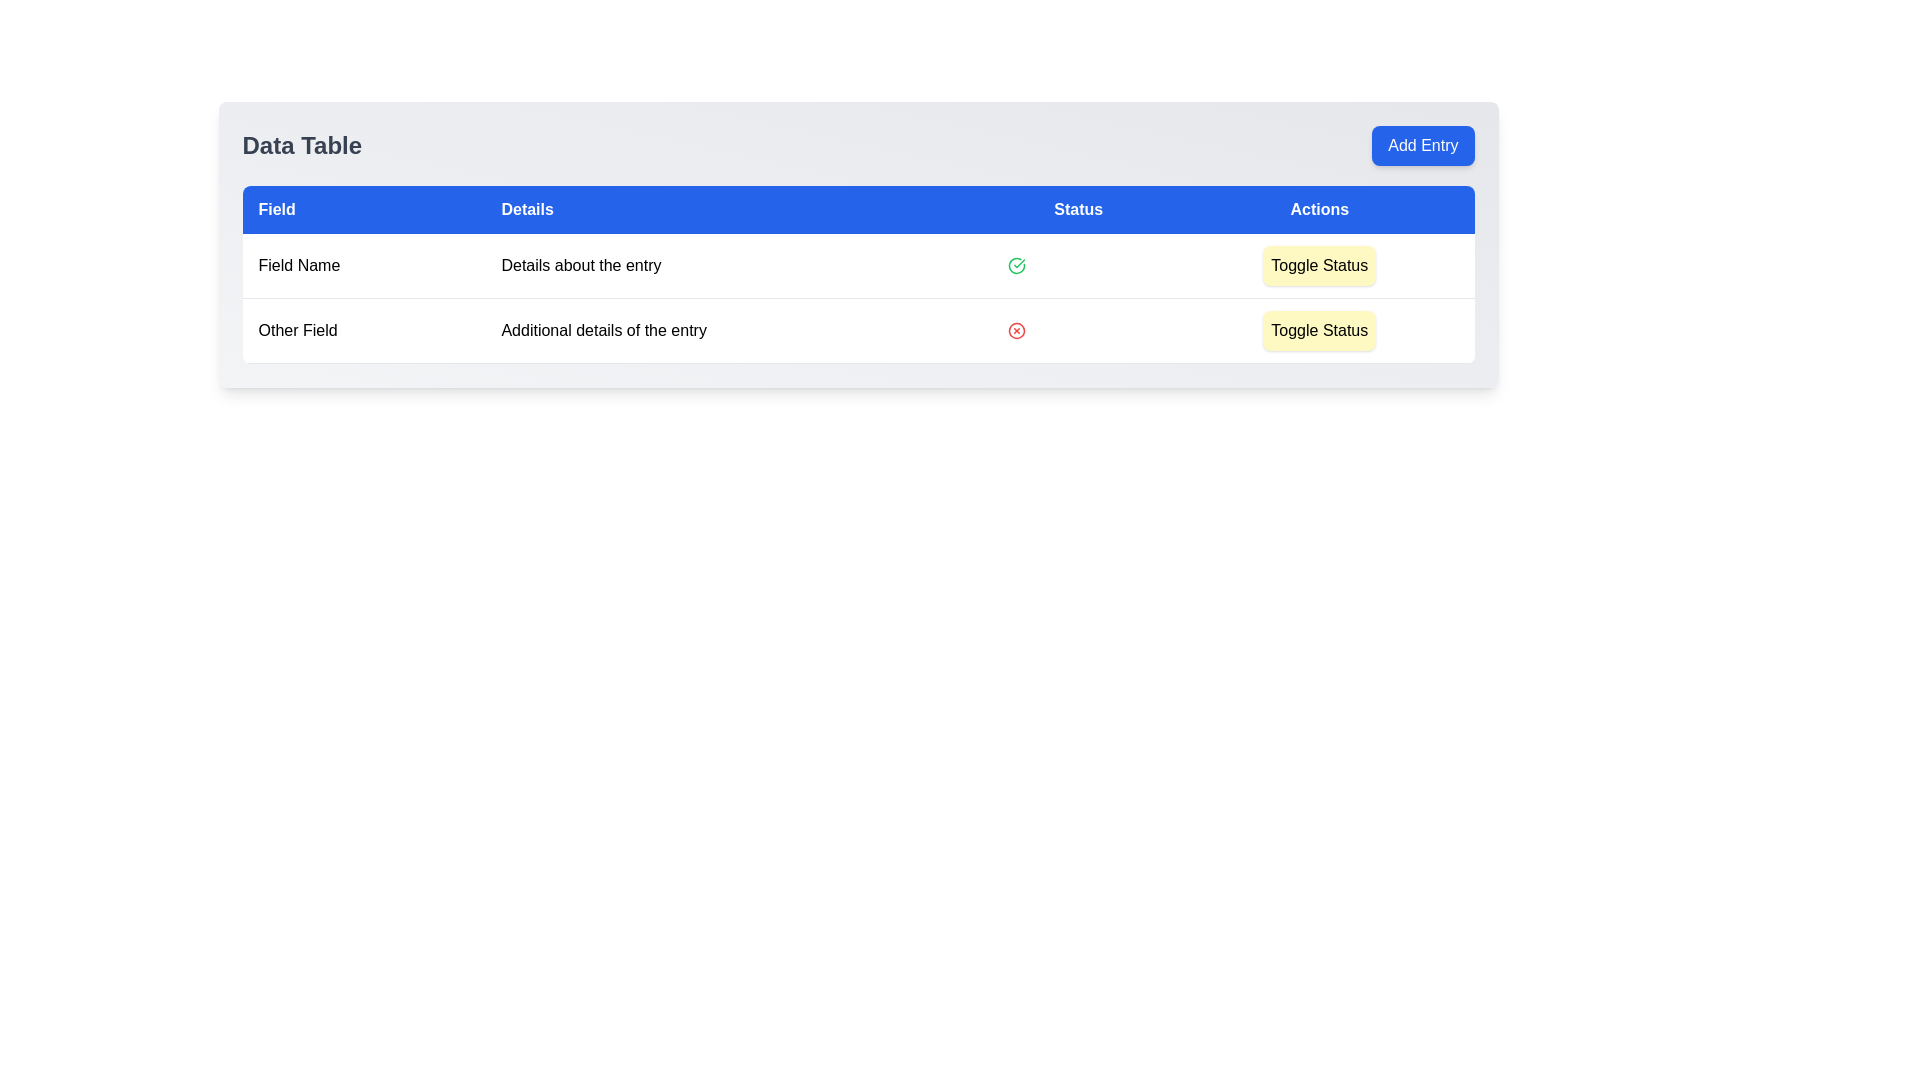  Describe the element at coordinates (301, 145) in the screenshot. I see `the text label that serves as a title or heading for the section, located in the top-left section of the interface` at that location.